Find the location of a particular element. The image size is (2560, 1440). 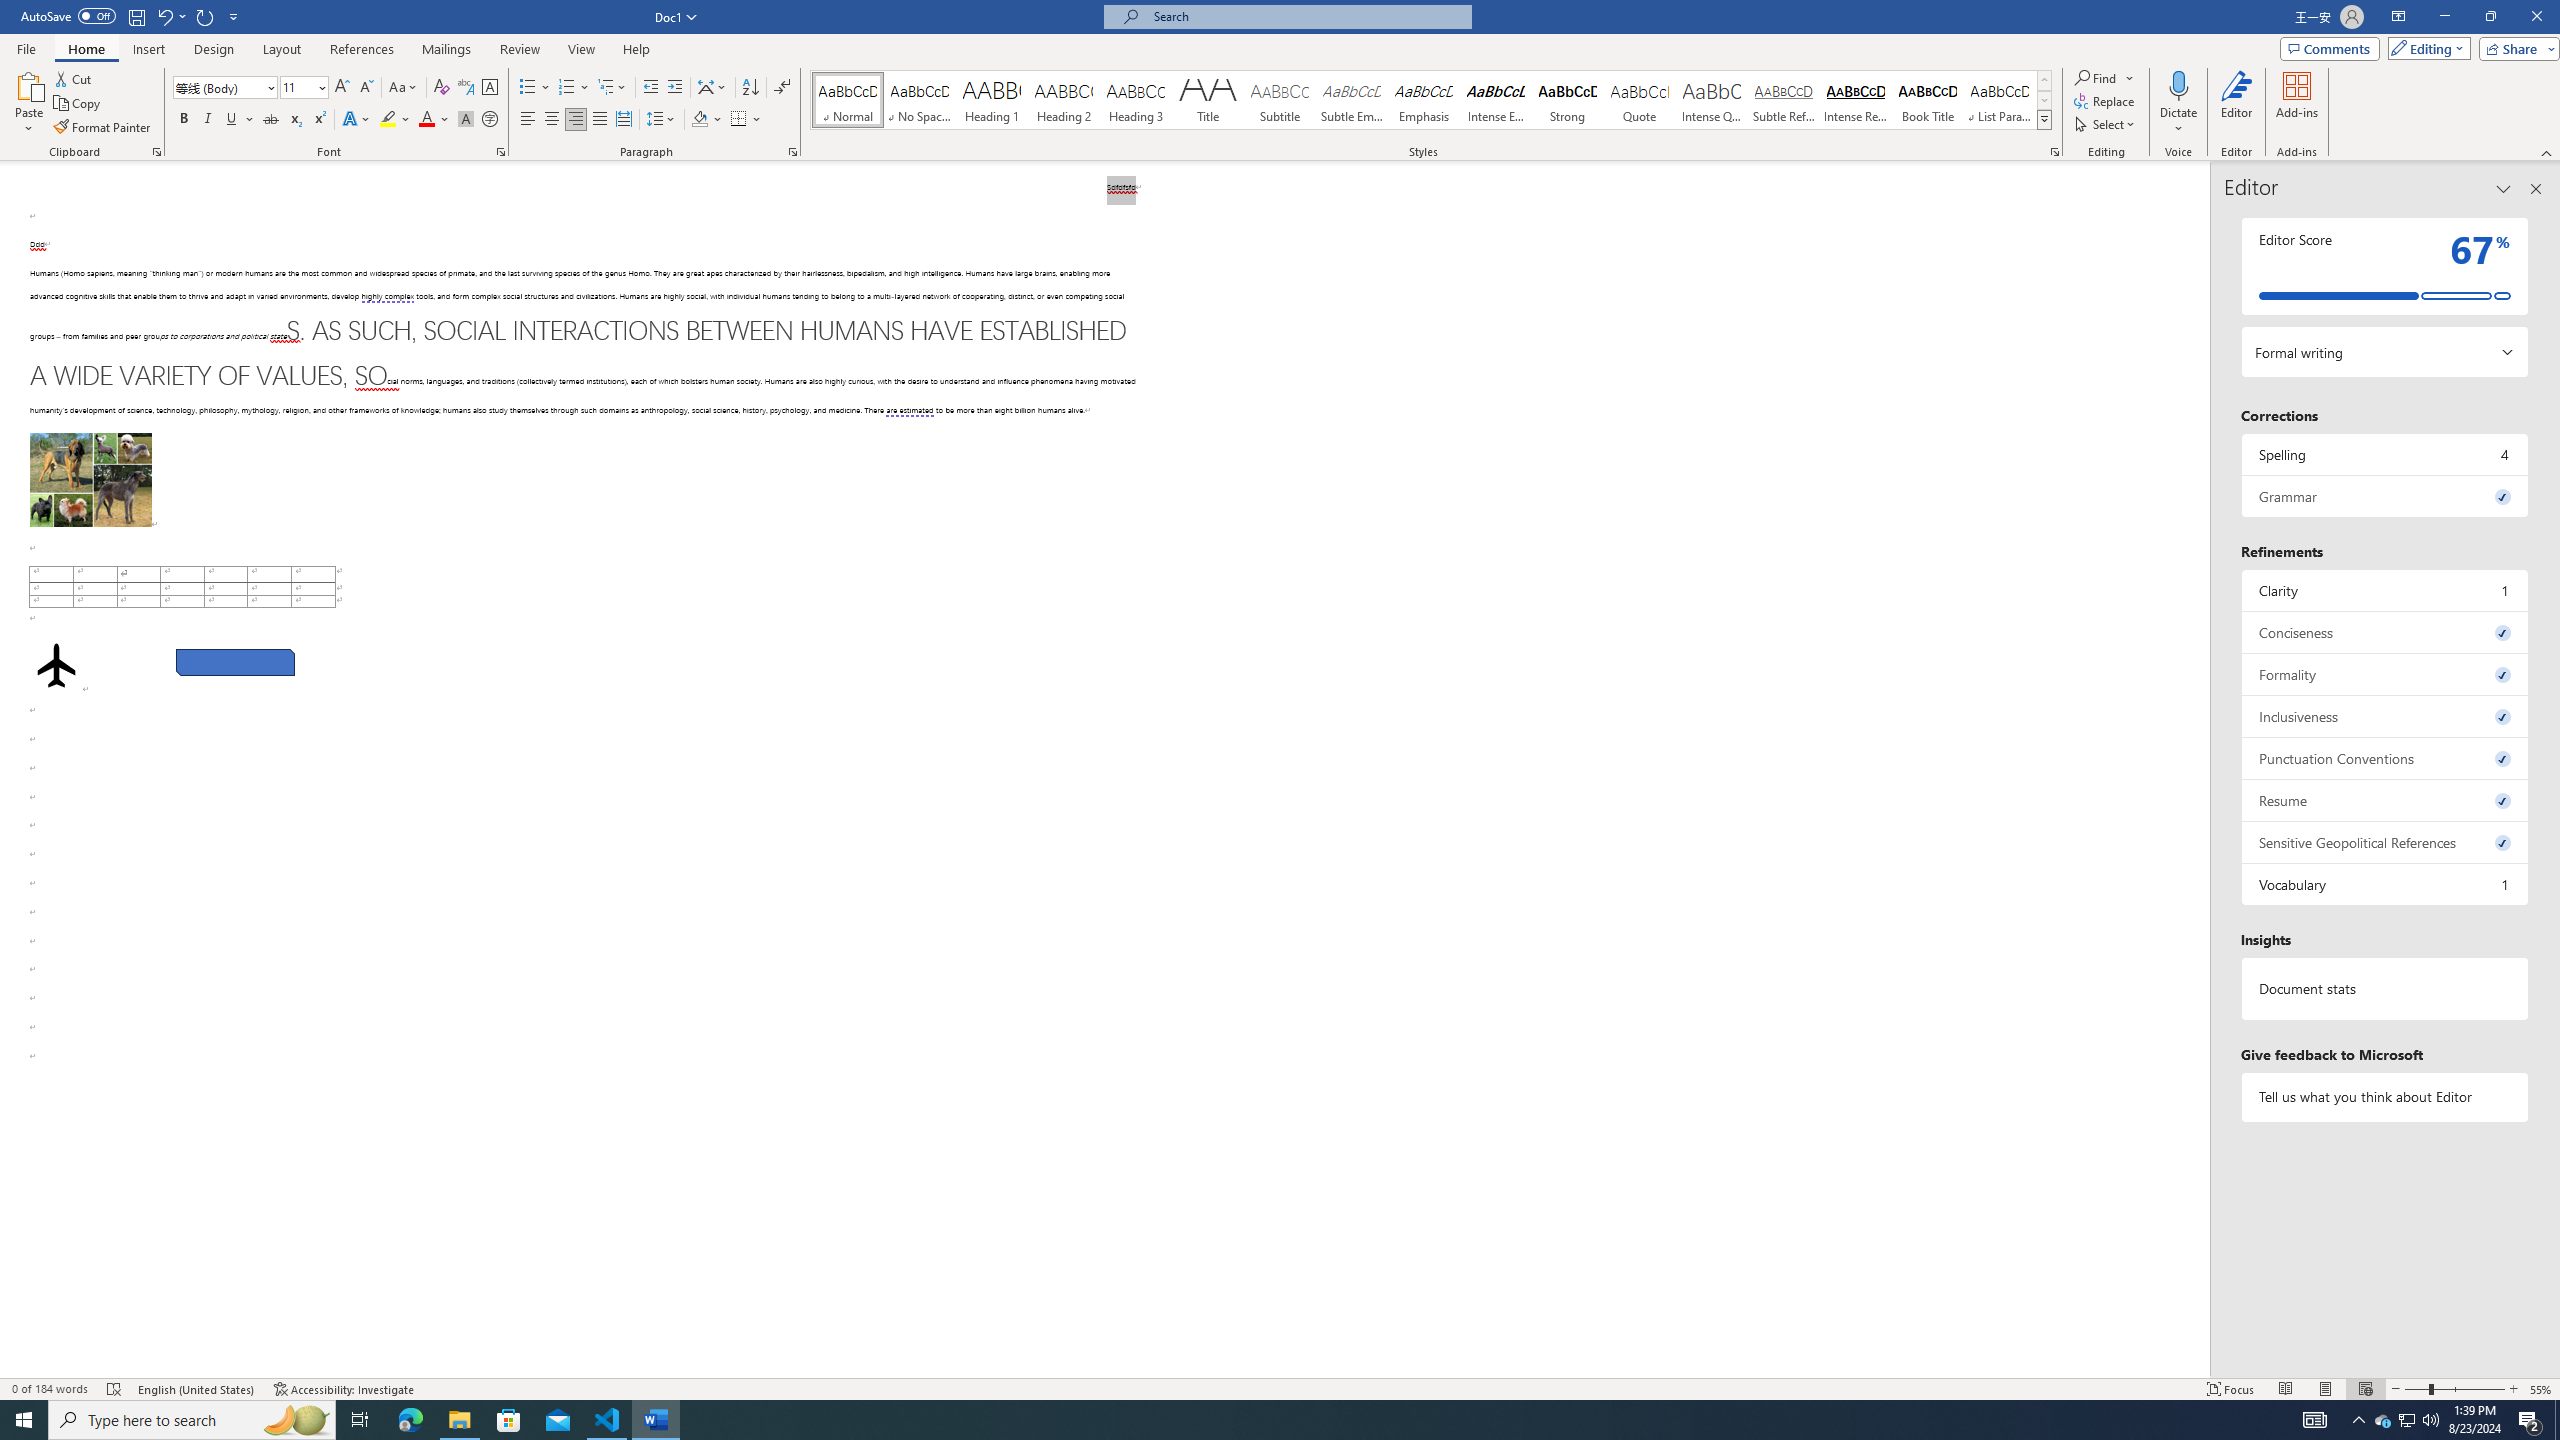

'Replace...' is located at coordinates (2104, 99).